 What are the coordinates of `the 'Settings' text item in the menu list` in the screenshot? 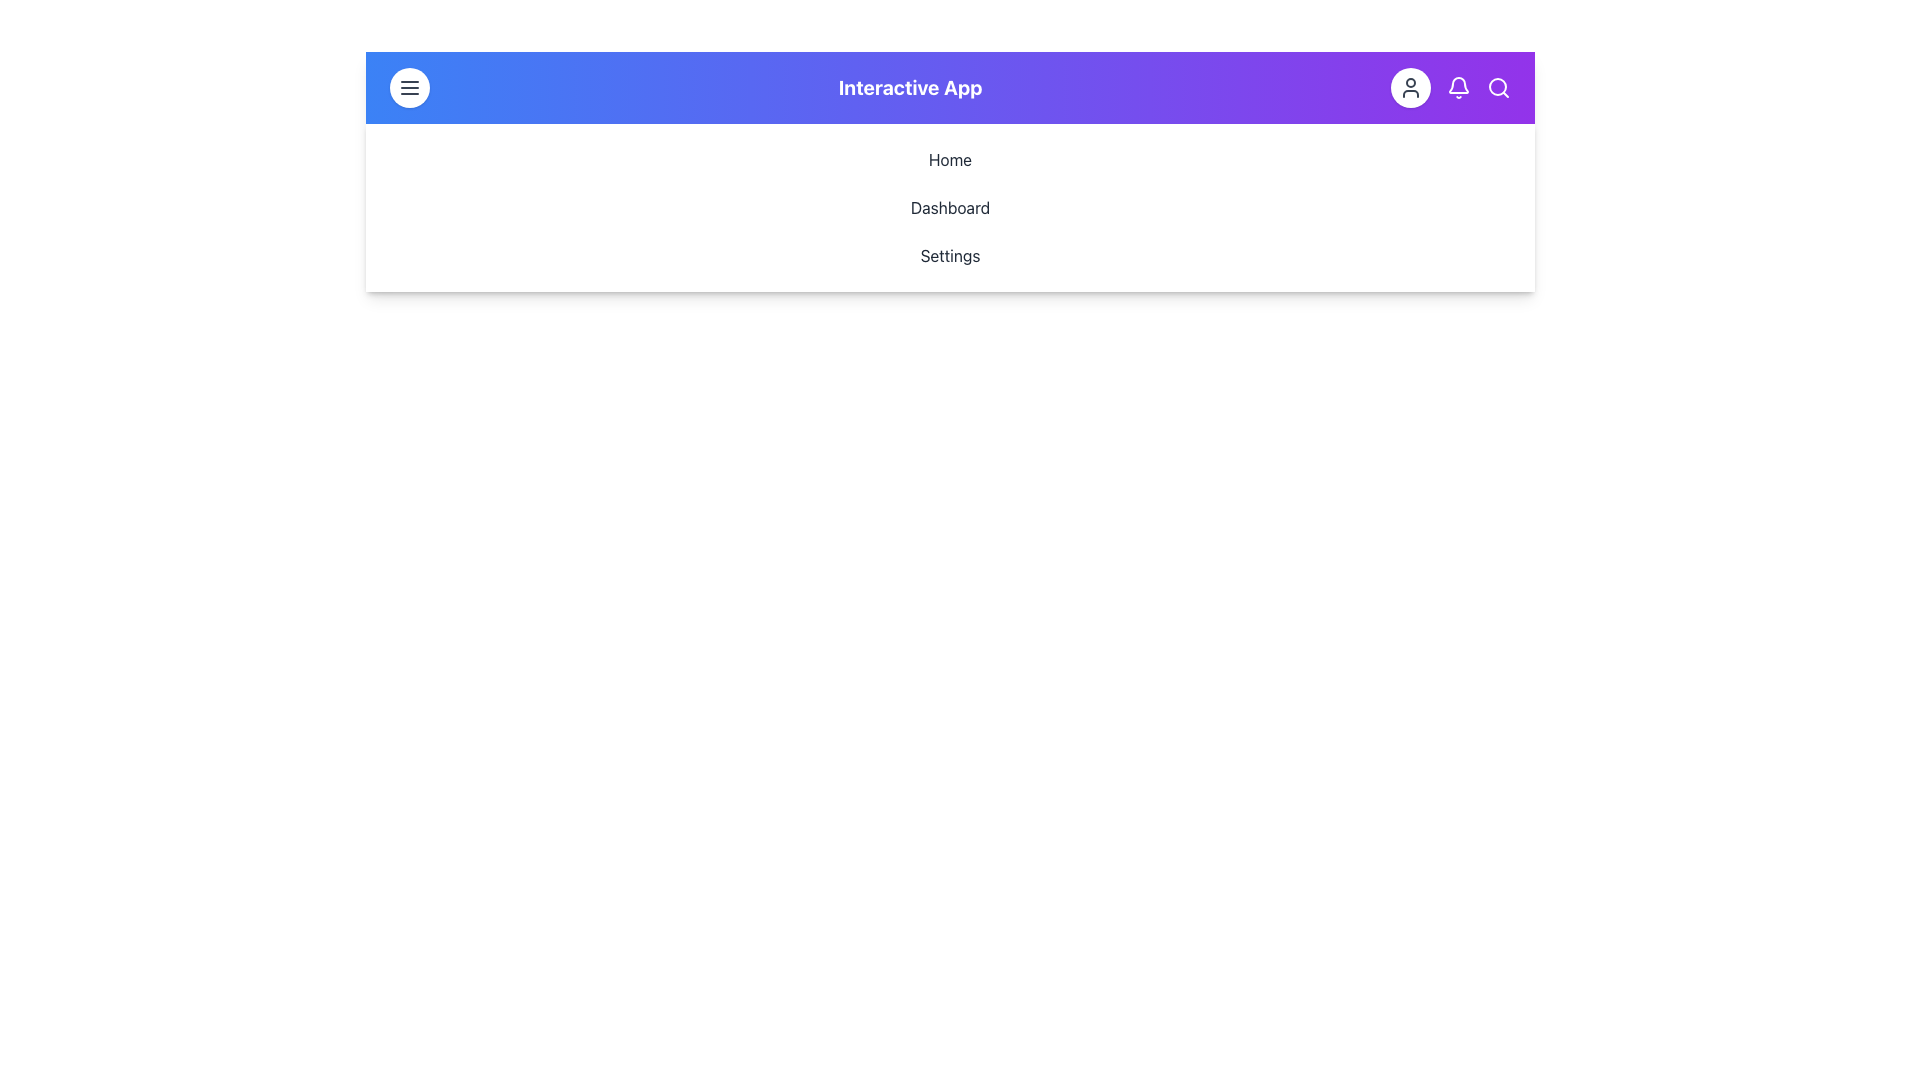 It's located at (949, 254).